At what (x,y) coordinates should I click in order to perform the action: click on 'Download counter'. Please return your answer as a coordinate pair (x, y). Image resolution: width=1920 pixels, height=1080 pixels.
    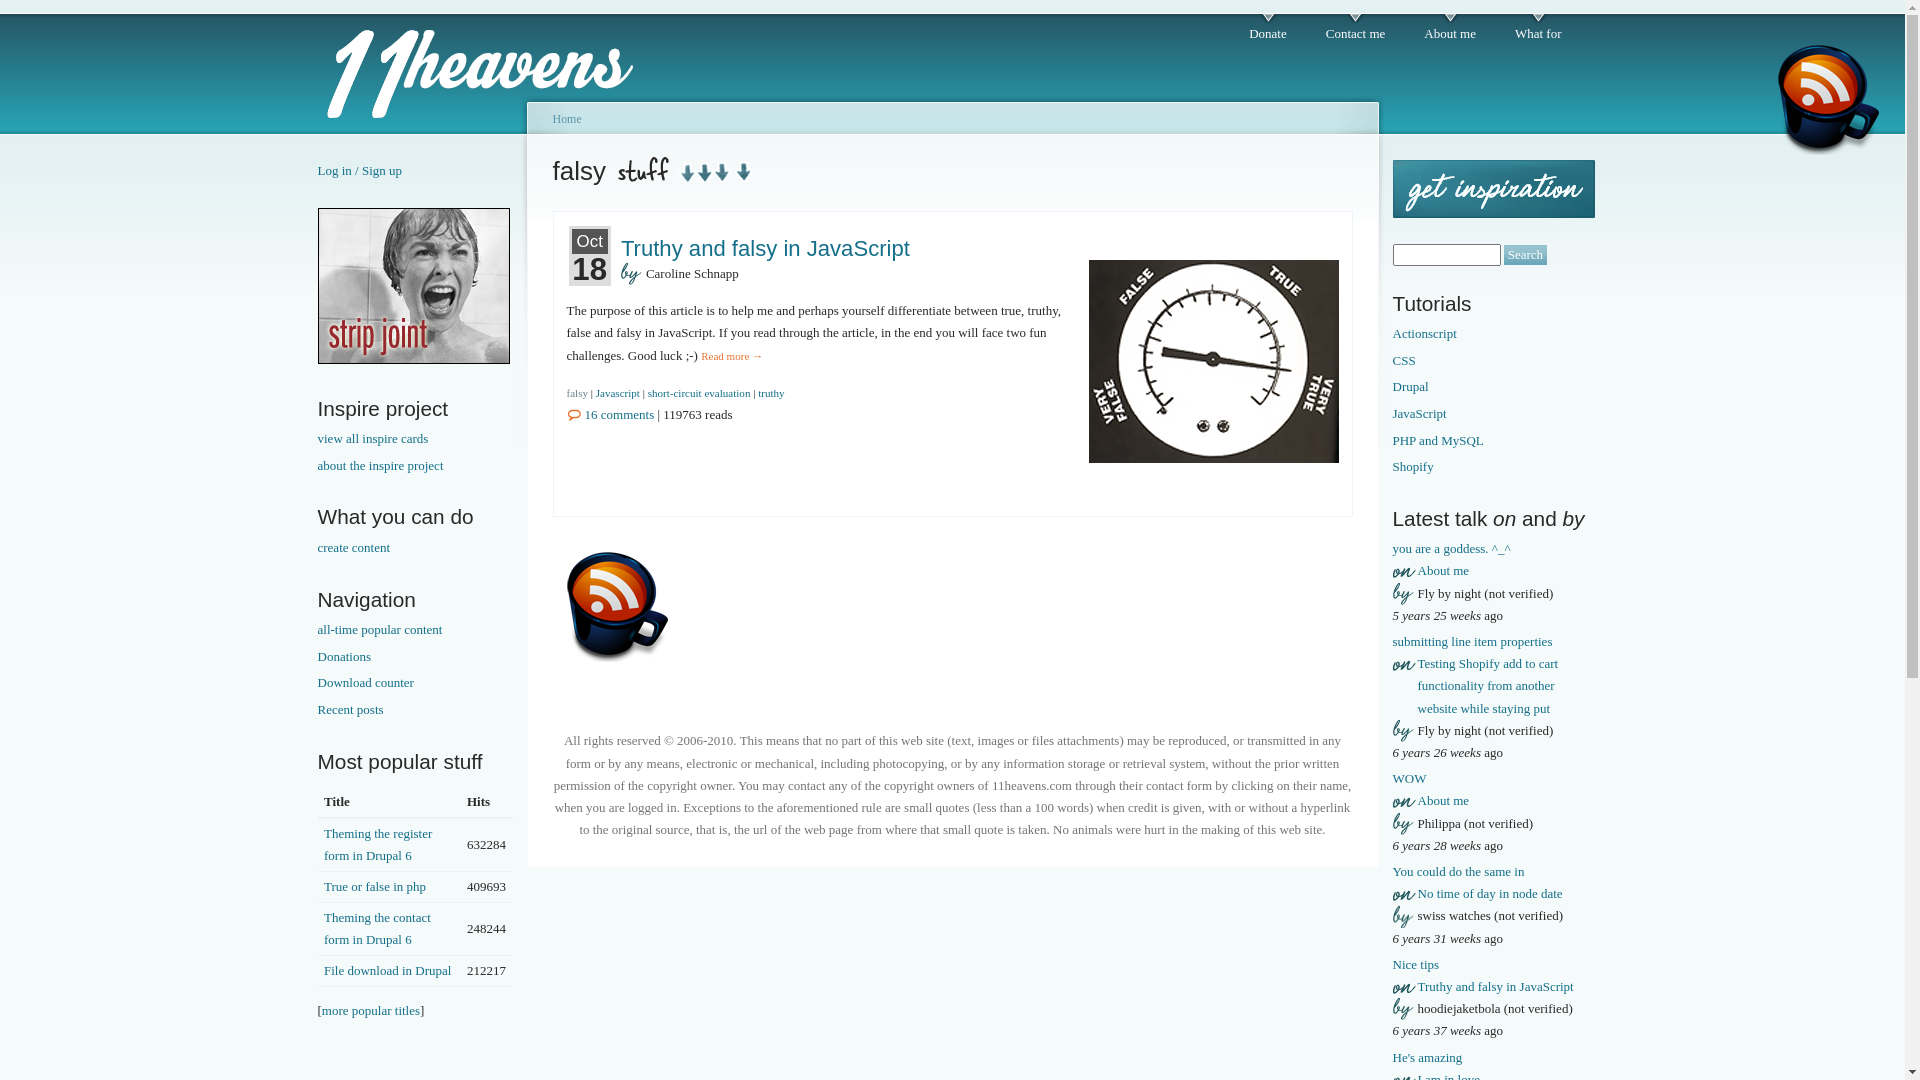
    Looking at the image, I should click on (414, 681).